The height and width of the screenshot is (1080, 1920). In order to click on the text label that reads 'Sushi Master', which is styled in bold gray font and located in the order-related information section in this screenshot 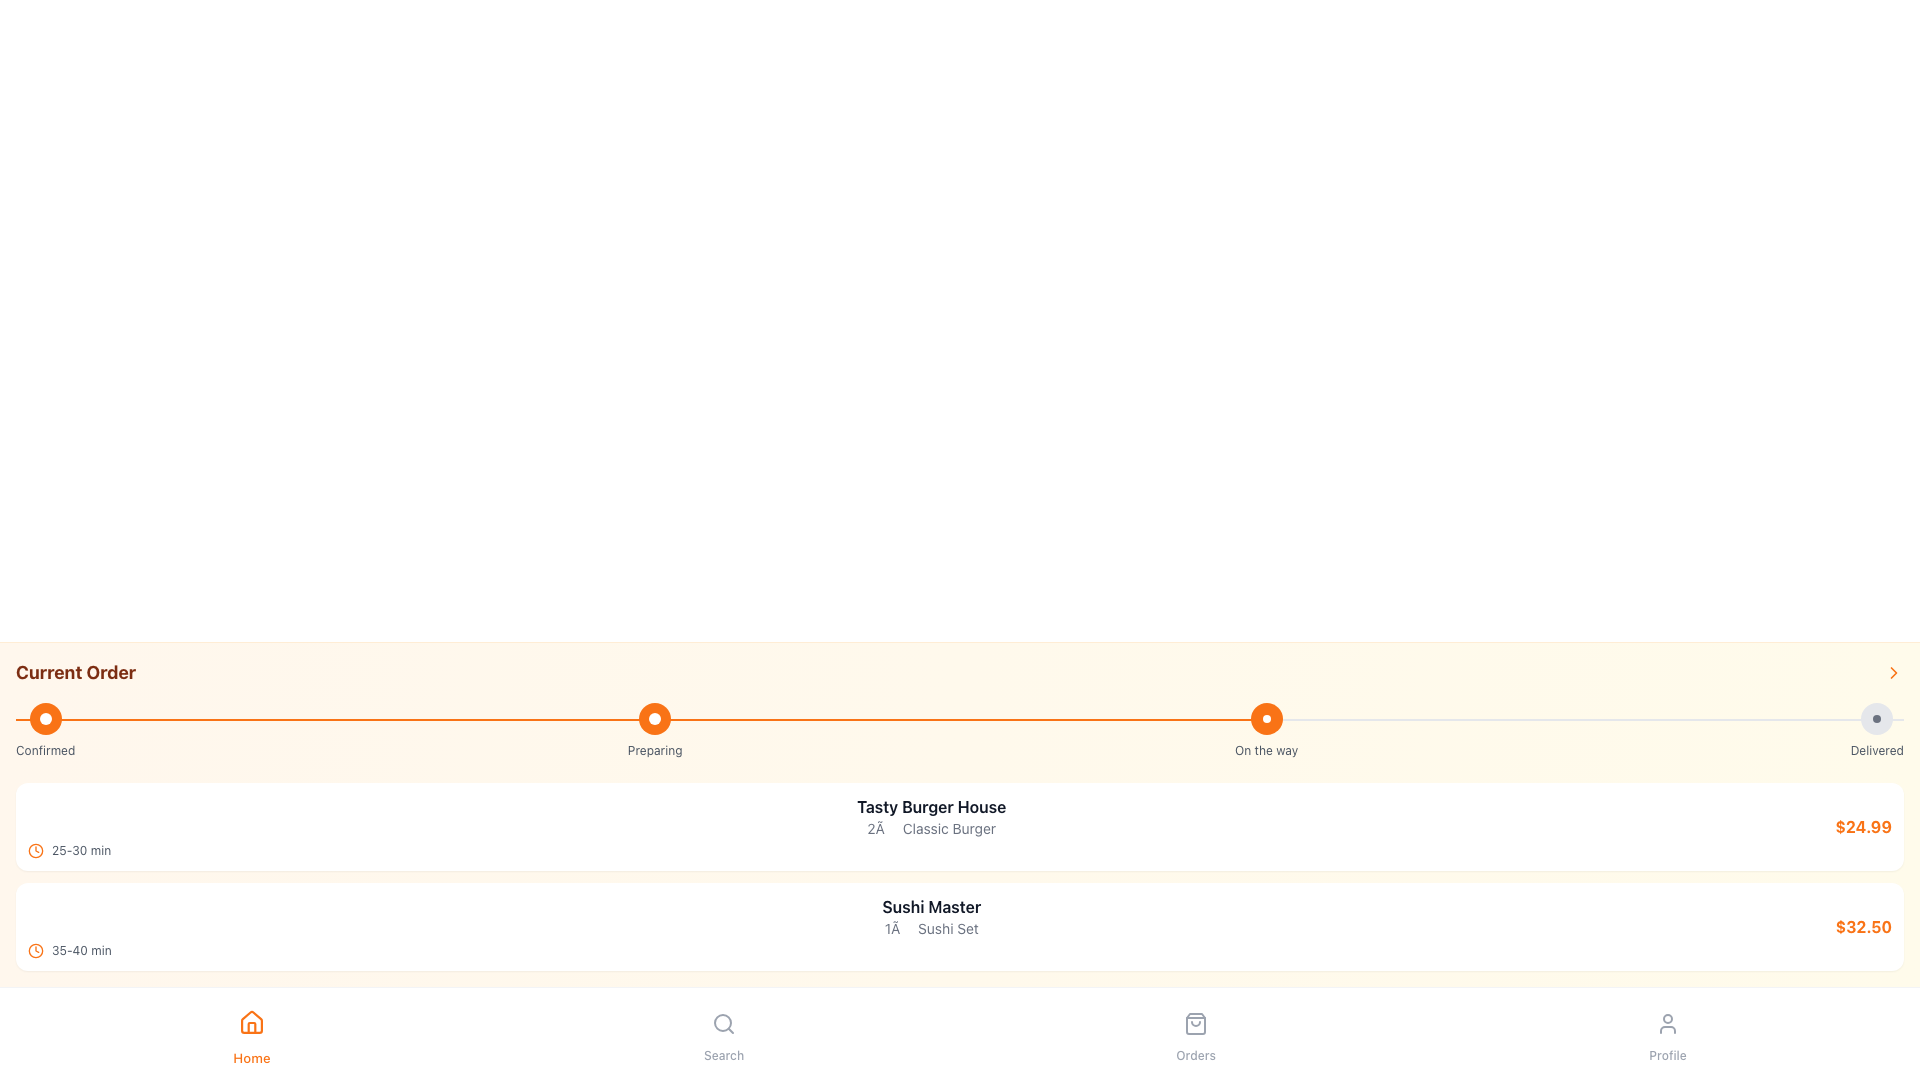, I will do `click(930, 906)`.